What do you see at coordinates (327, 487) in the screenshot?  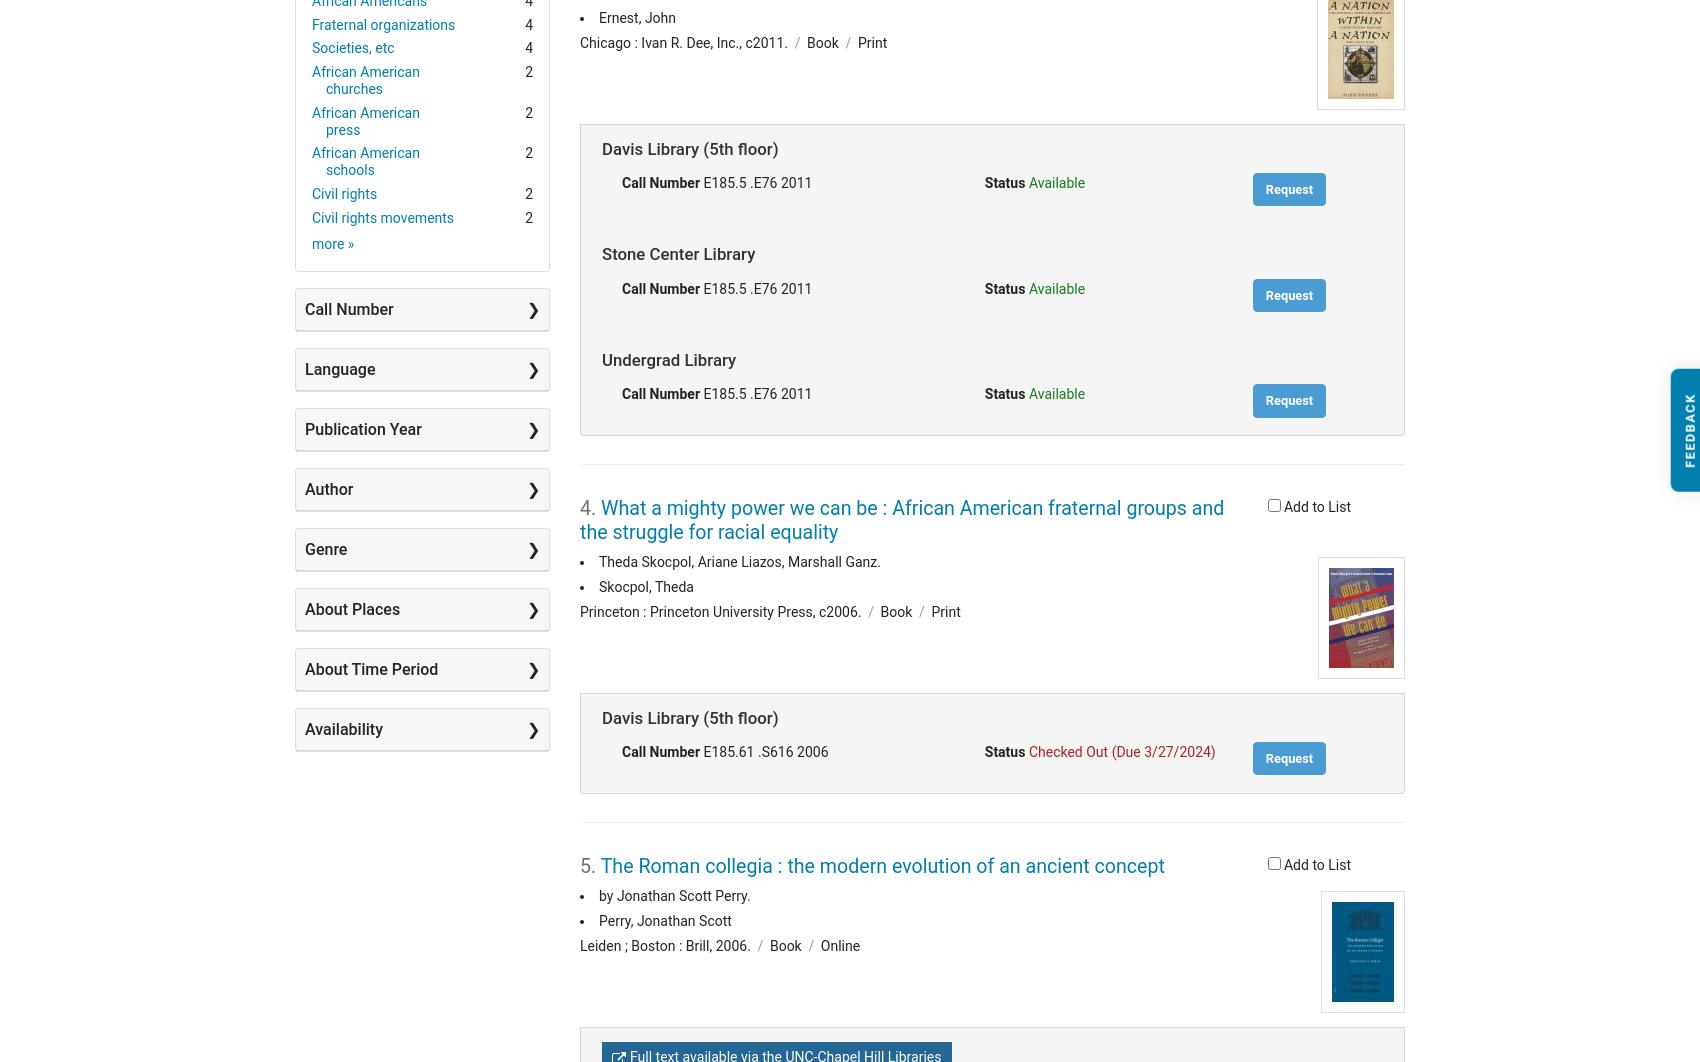 I see `'Author'` at bounding box center [327, 487].